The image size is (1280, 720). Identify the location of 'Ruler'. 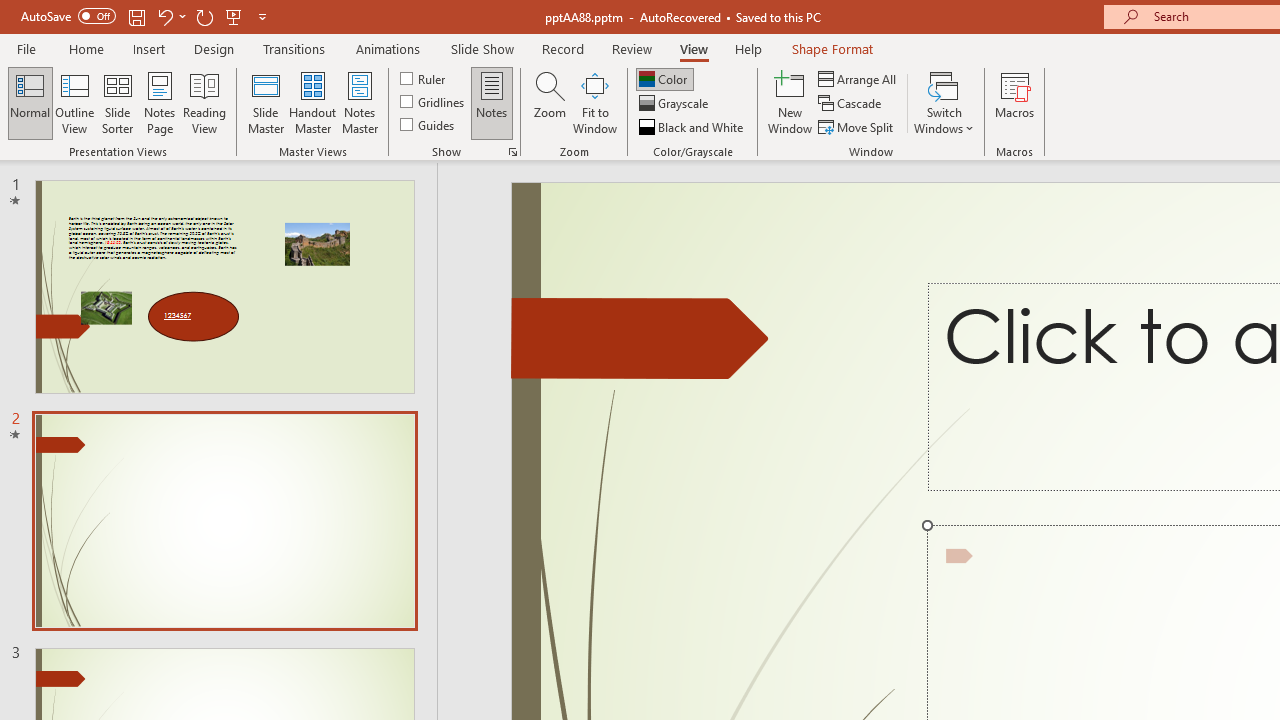
(423, 77).